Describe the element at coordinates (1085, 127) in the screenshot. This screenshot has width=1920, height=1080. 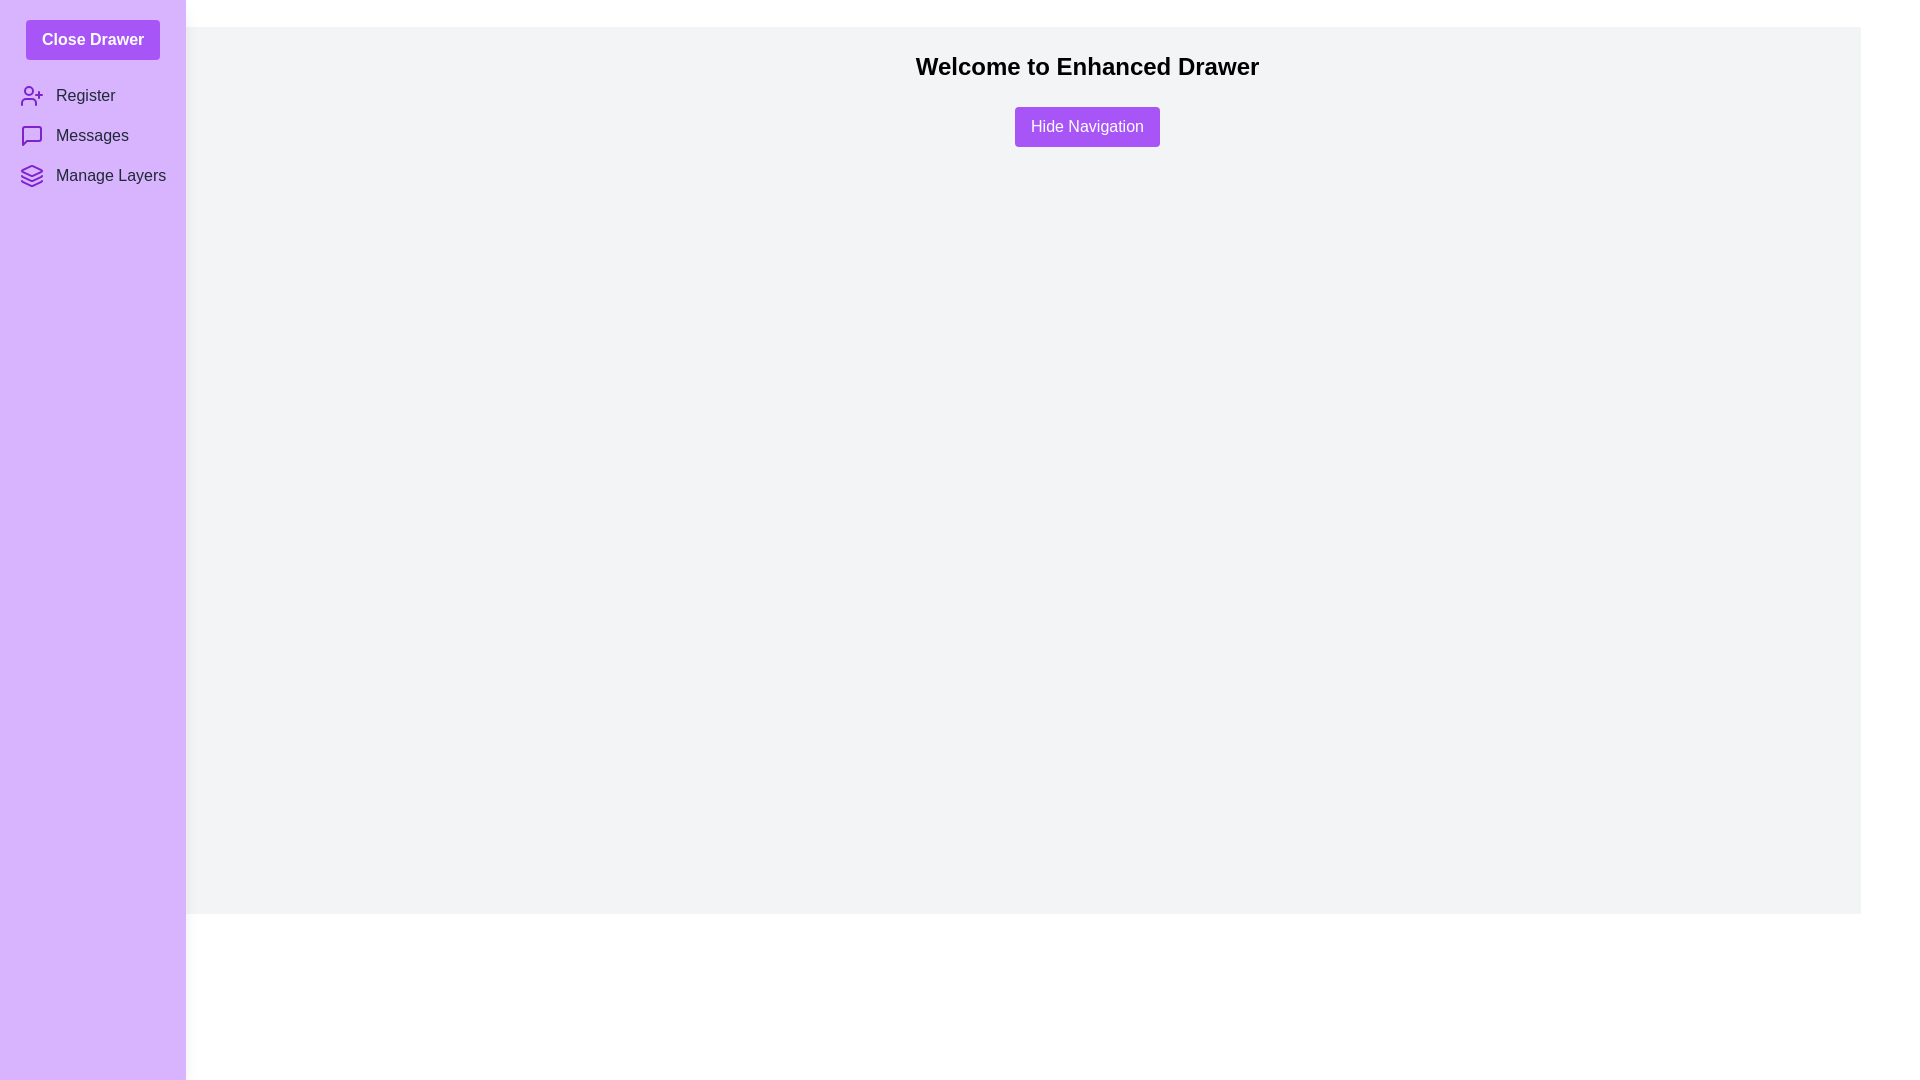
I see `the 'Hide Navigation' button to toggle the visibility of the drawer` at that location.